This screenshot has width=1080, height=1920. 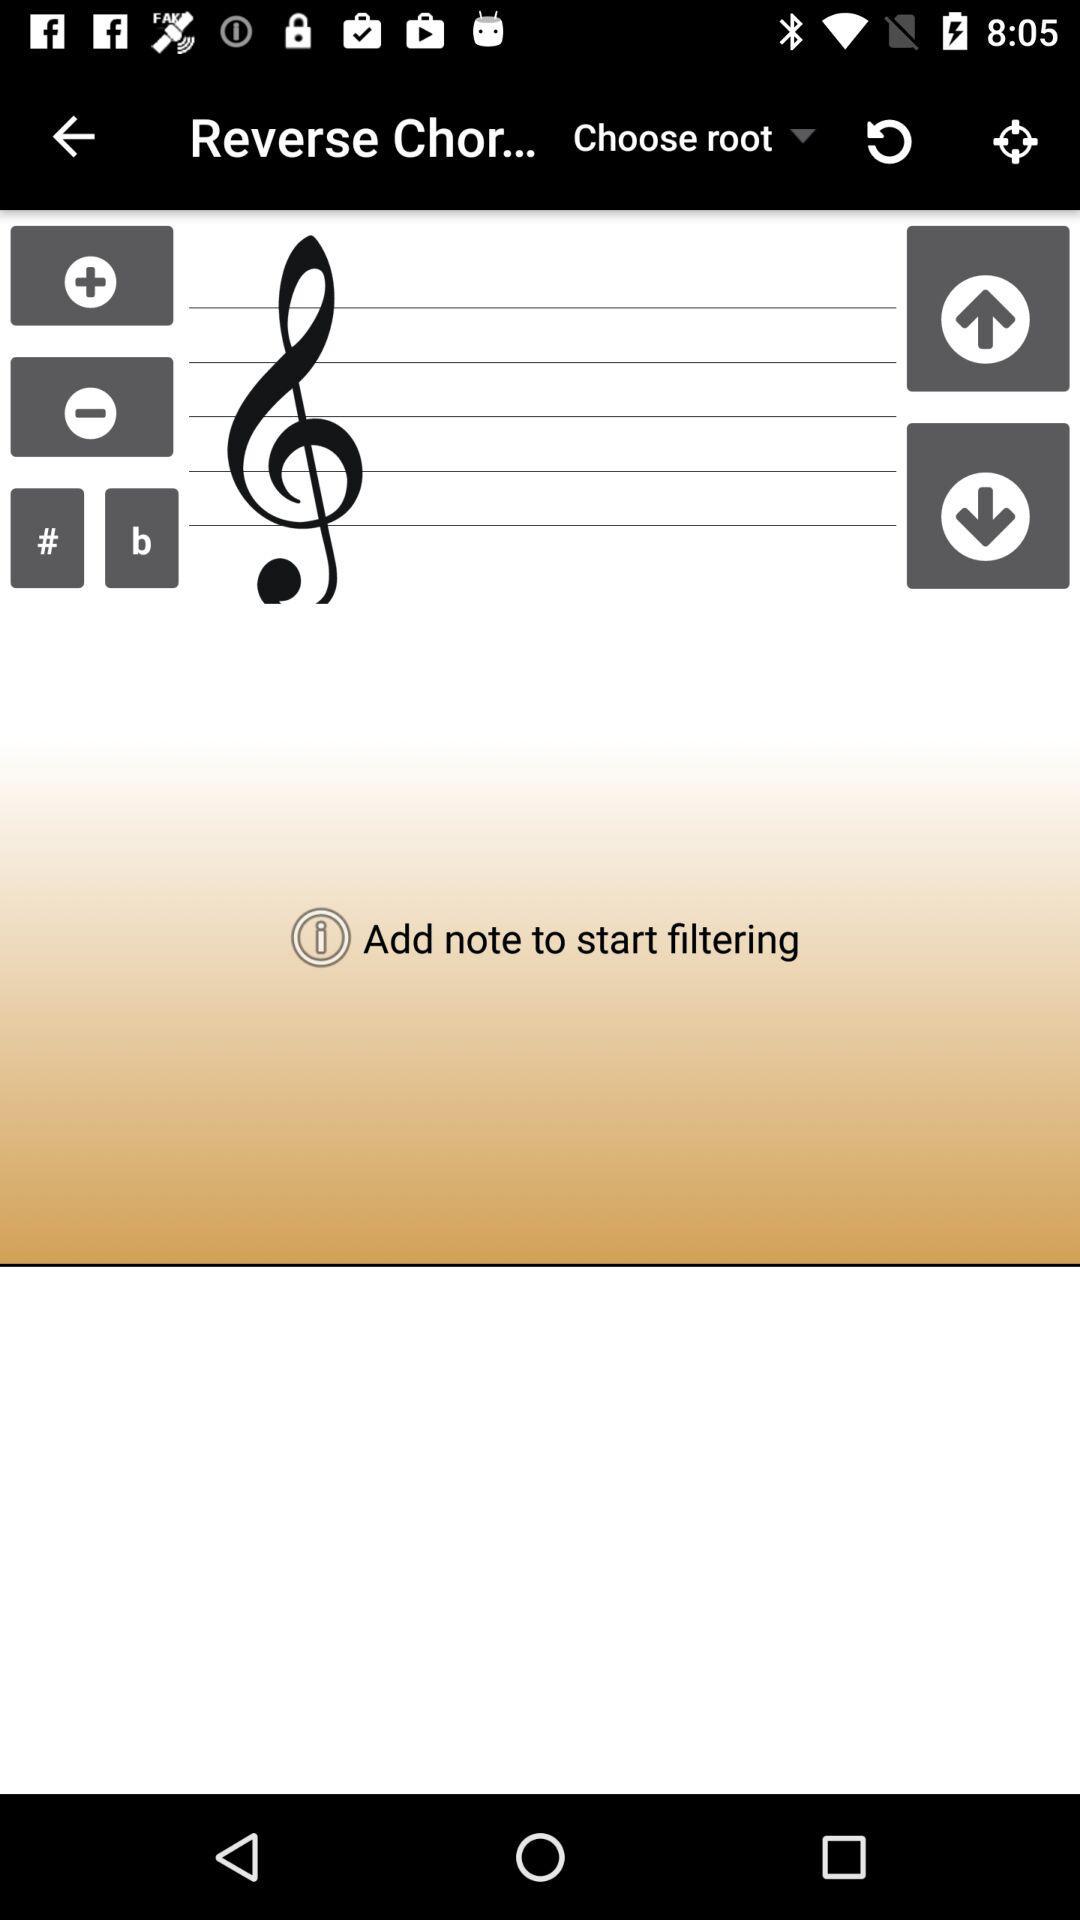 I want to click on scroll up, so click(x=987, y=307).